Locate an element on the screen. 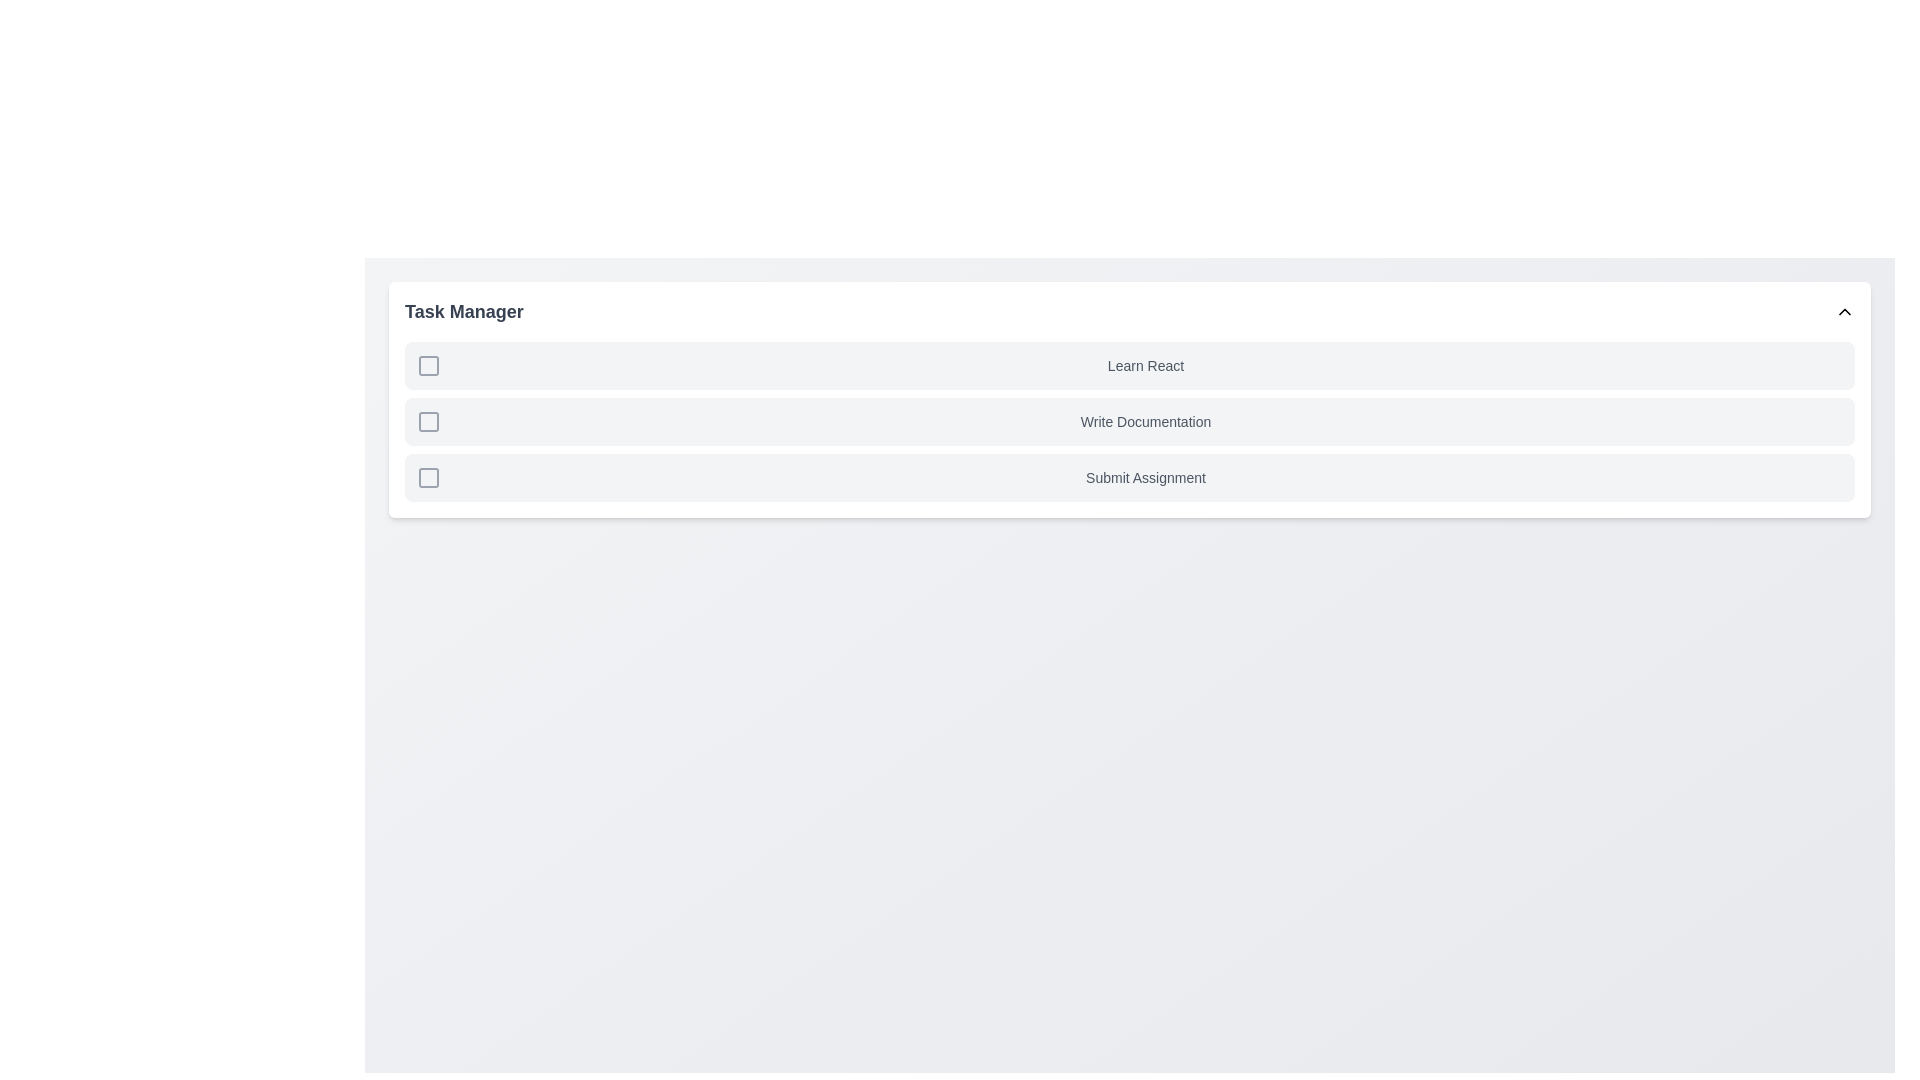  the checkbox for task Learn React is located at coordinates (427, 366).